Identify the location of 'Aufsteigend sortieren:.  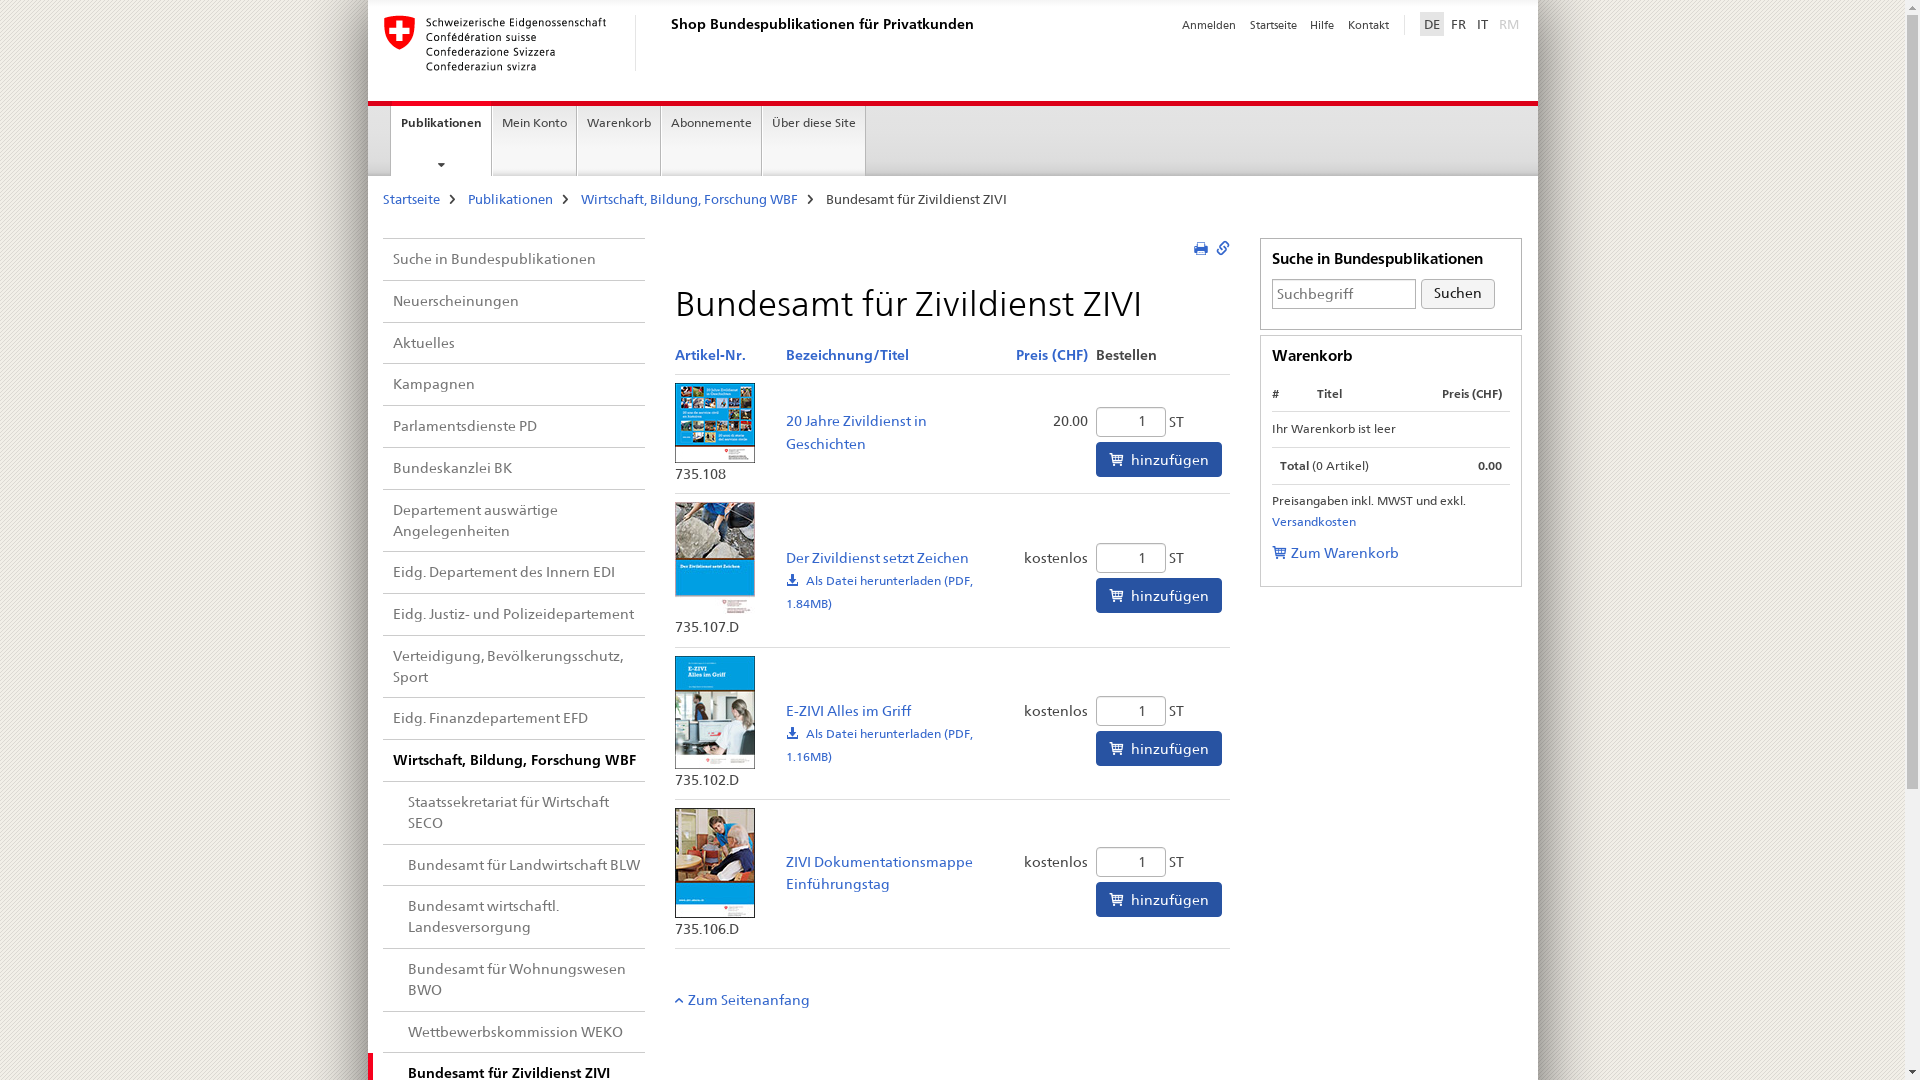
(847, 353).